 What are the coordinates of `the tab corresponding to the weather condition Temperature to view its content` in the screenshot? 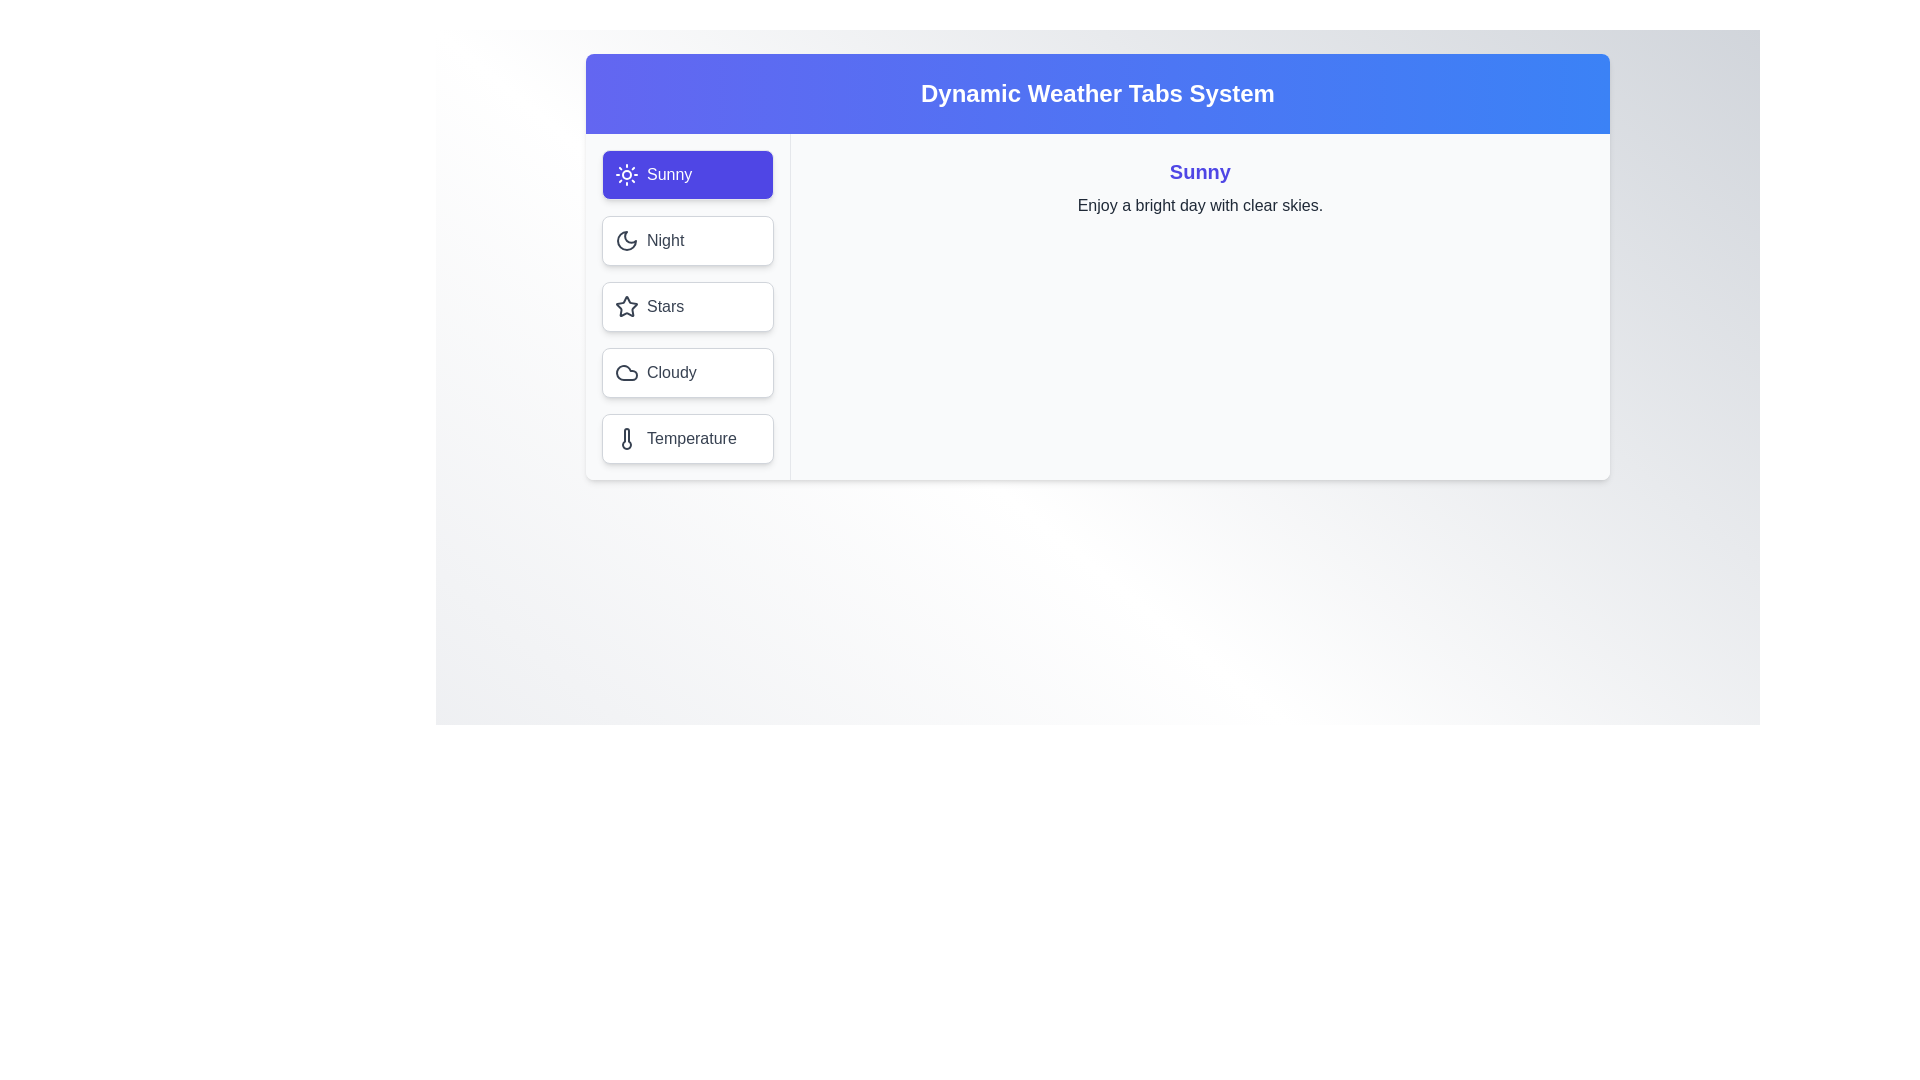 It's located at (686, 438).